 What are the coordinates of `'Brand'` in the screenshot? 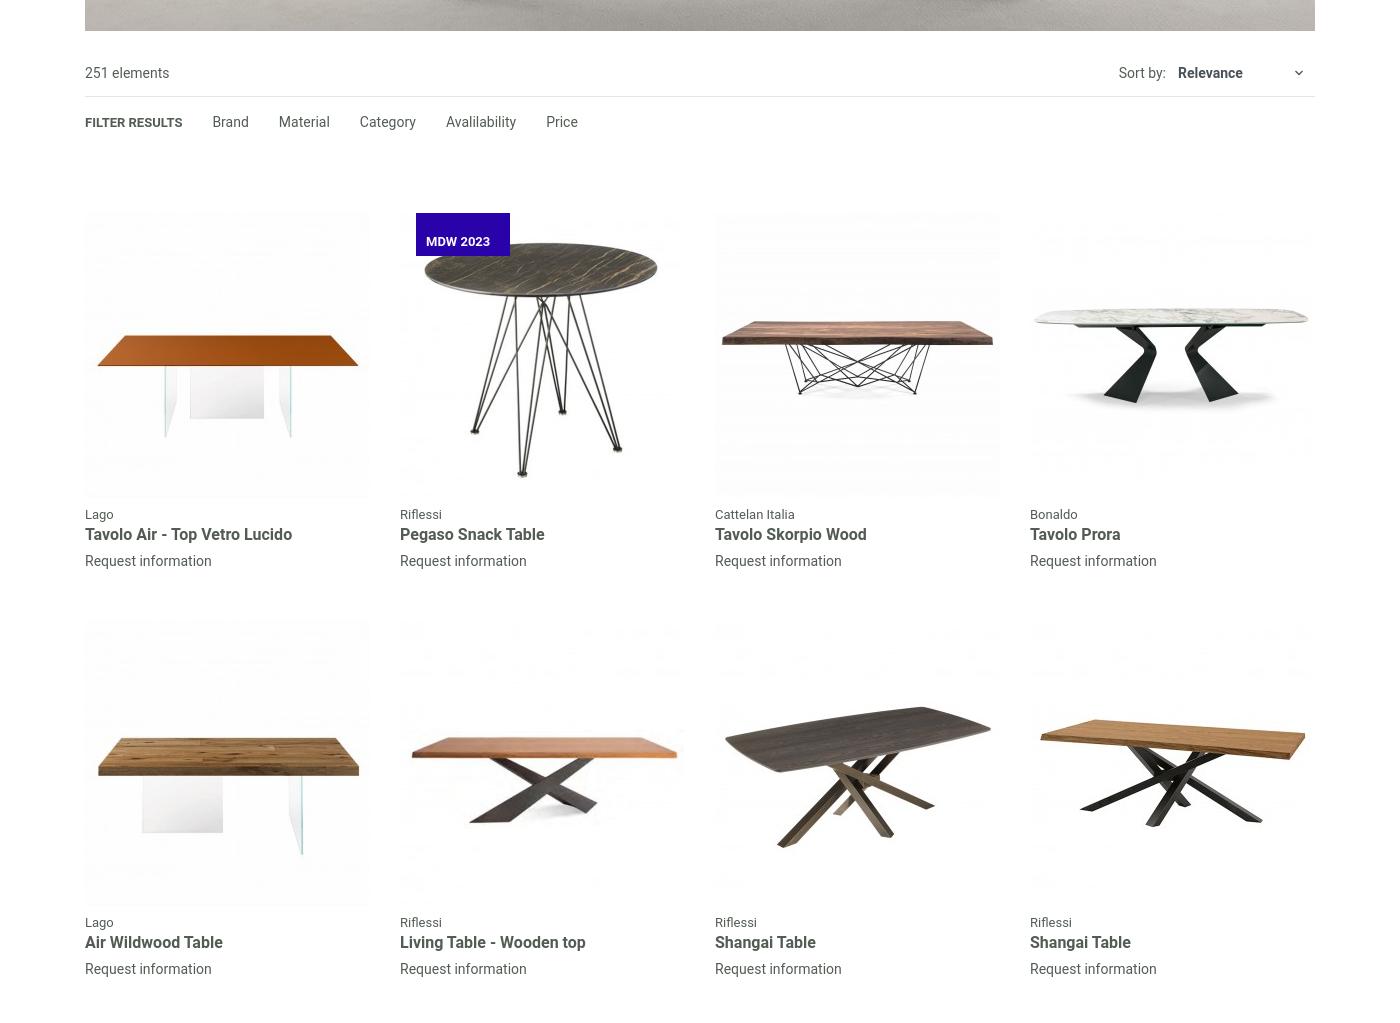 It's located at (230, 121).